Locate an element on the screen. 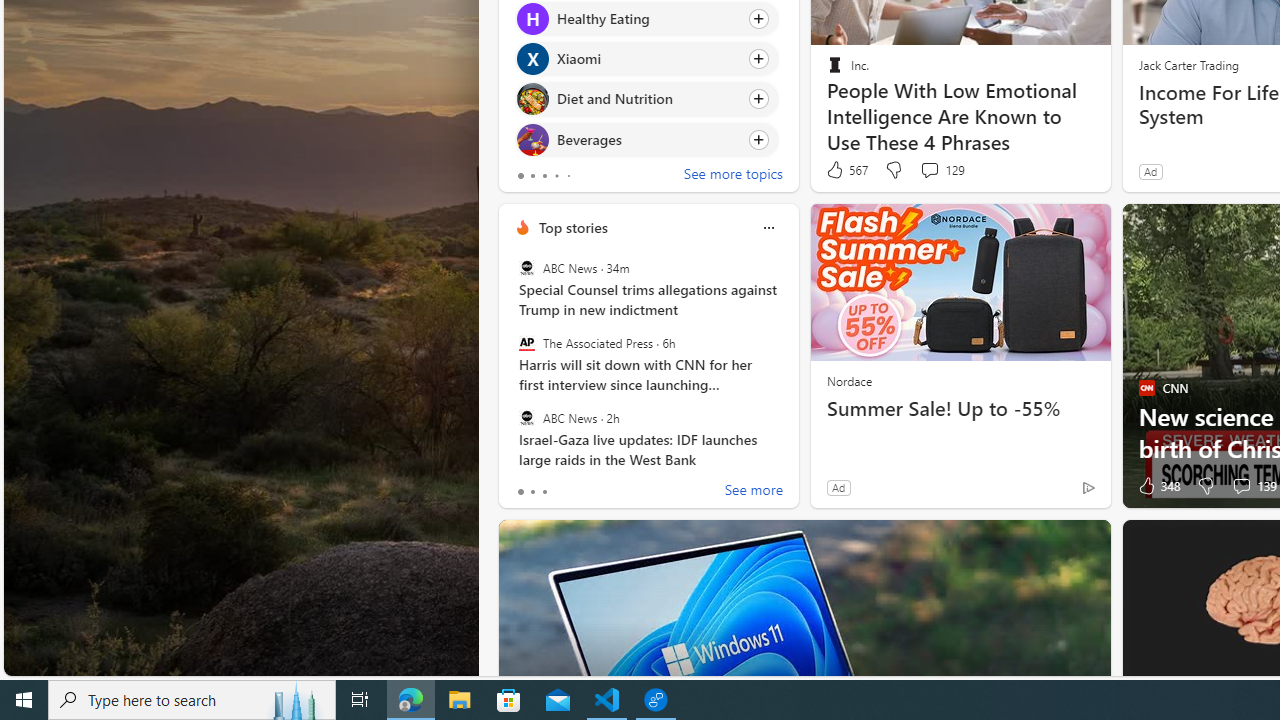  'The Associated Press' is located at coordinates (526, 342).